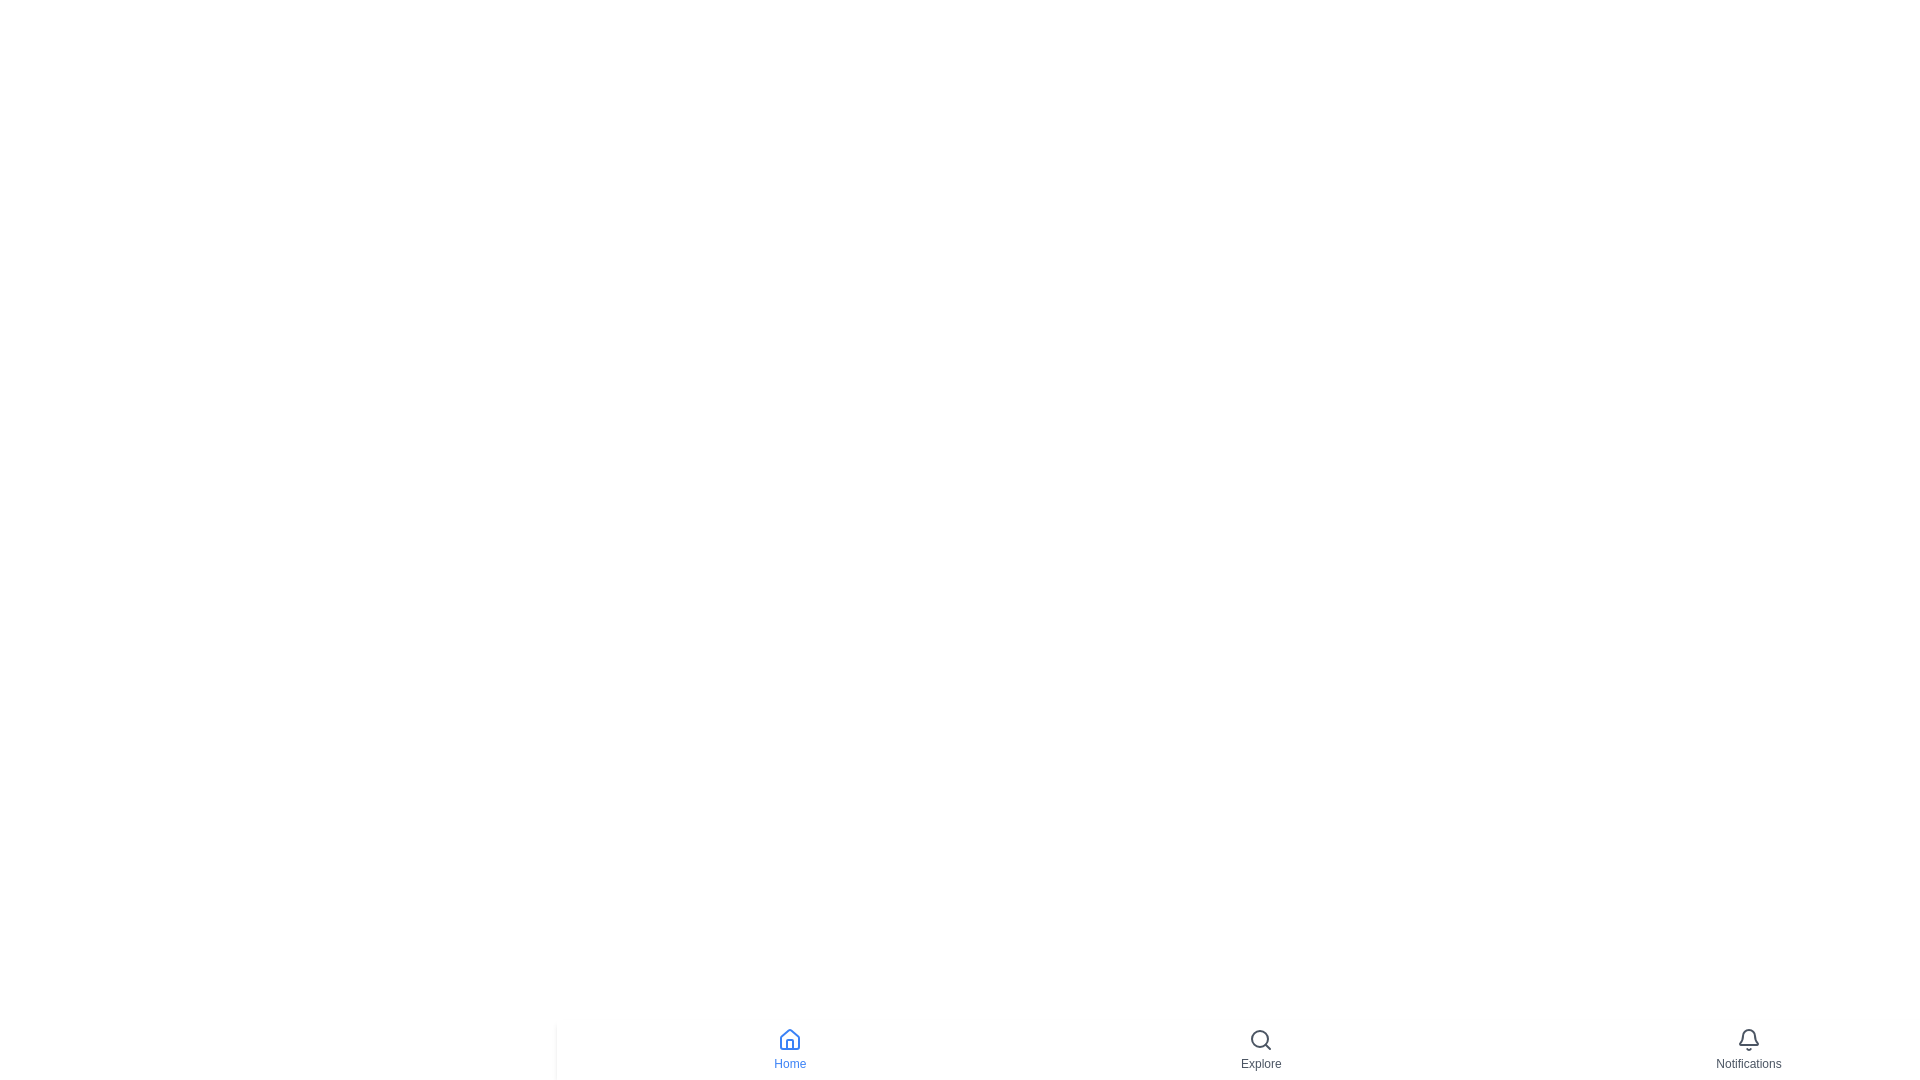 The height and width of the screenshot is (1080, 1920). Describe the element at coordinates (1747, 1048) in the screenshot. I see `the Navigation button, which is the third interactive item in the bottom navigation bar, to potentially view a tooltip` at that location.